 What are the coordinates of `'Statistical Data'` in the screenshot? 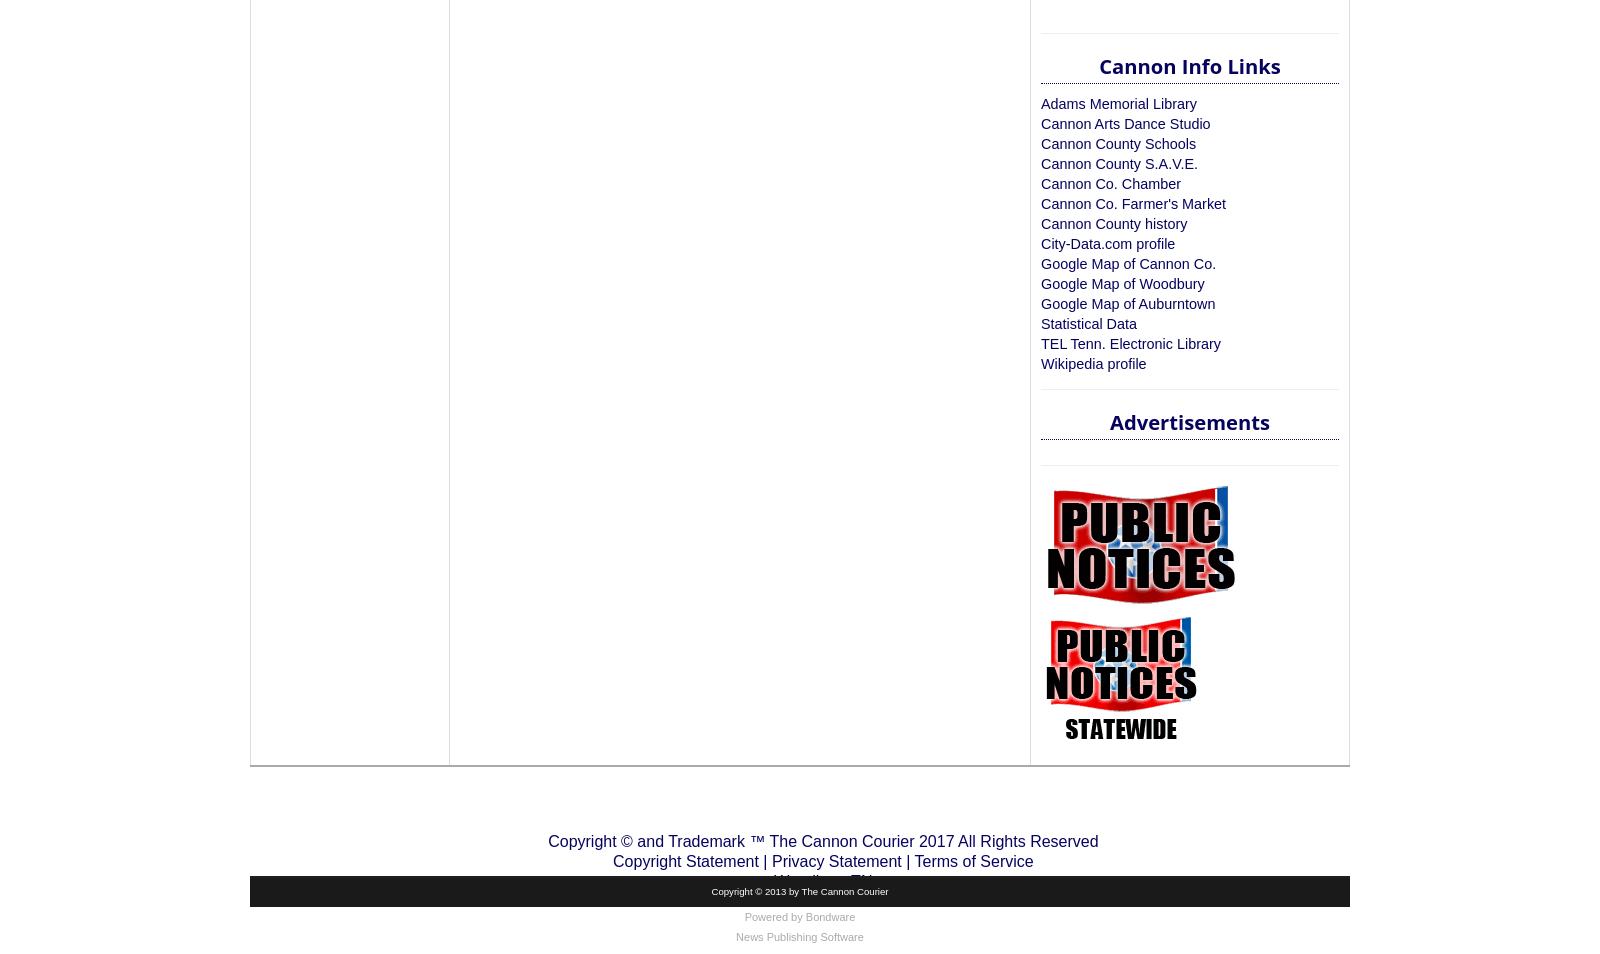 It's located at (1040, 323).